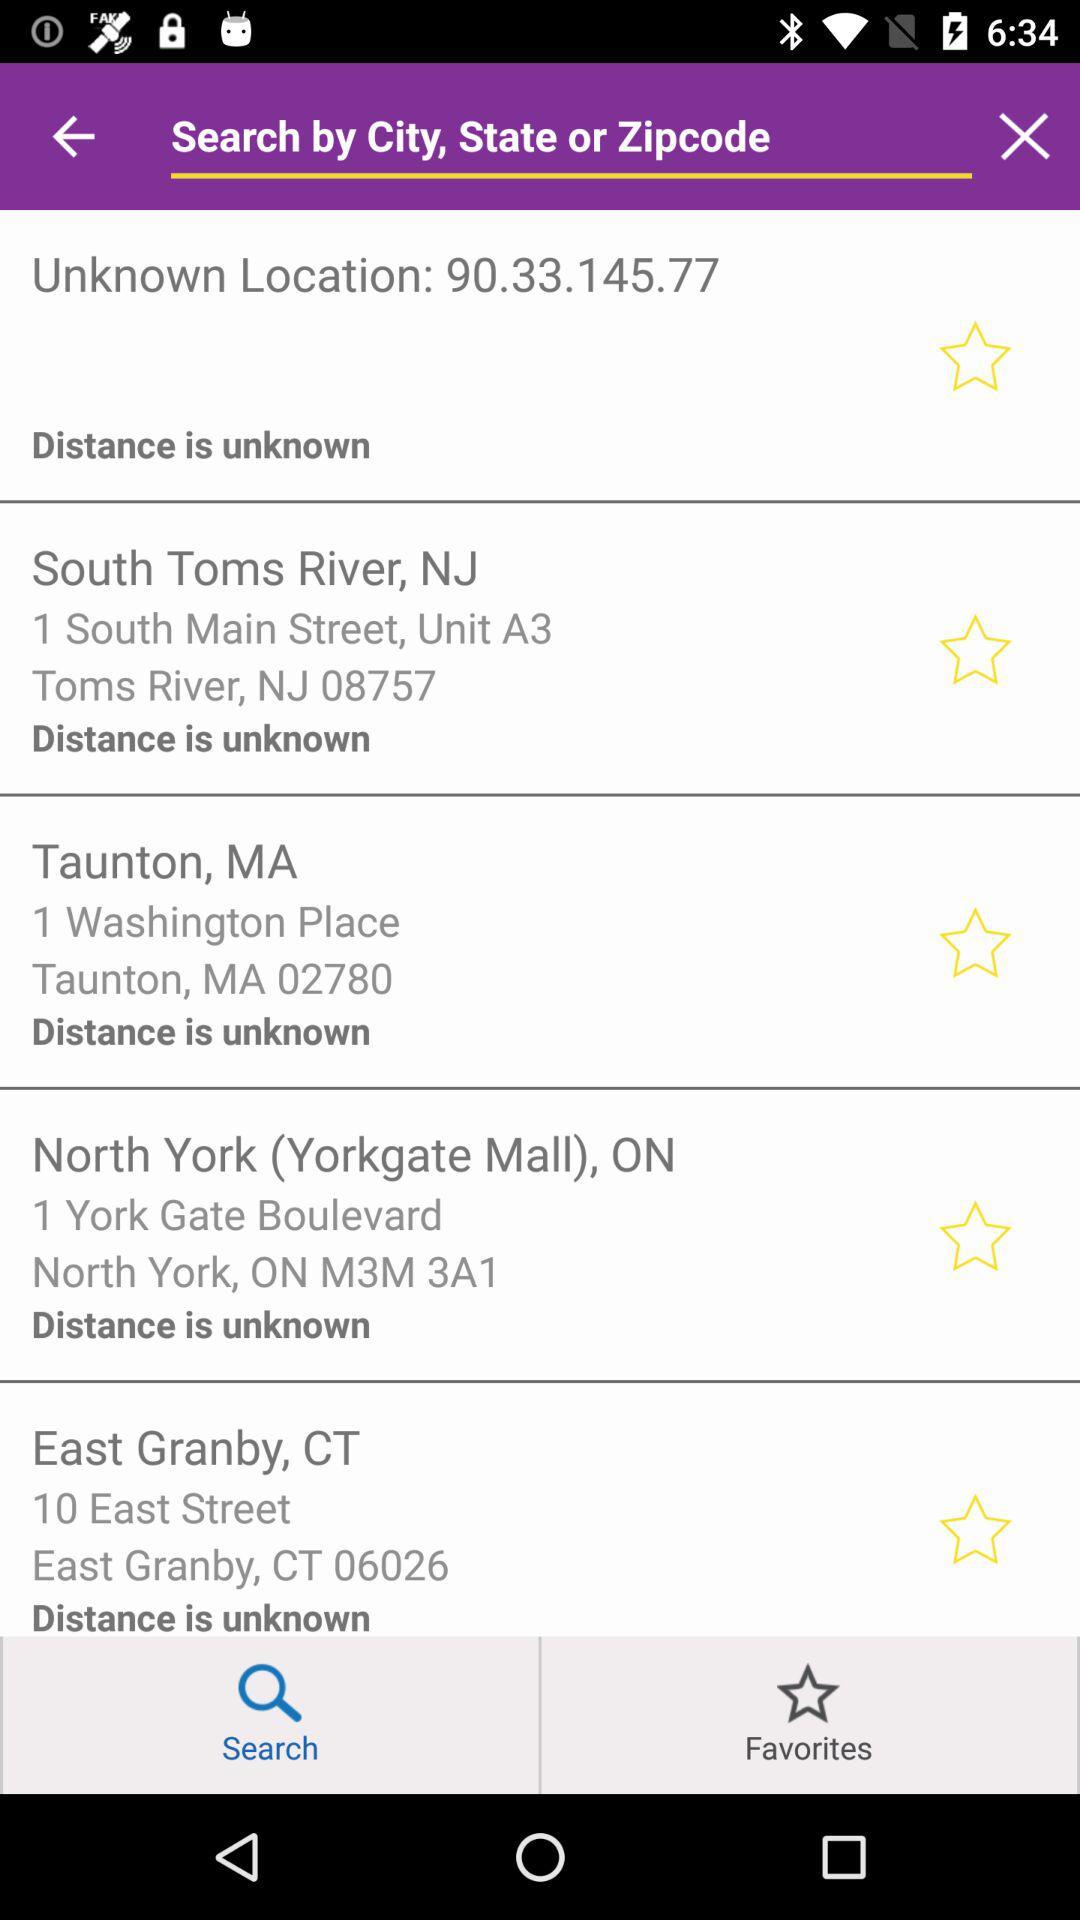 The height and width of the screenshot is (1920, 1080). I want to click on favorites, so click(808, 1714).